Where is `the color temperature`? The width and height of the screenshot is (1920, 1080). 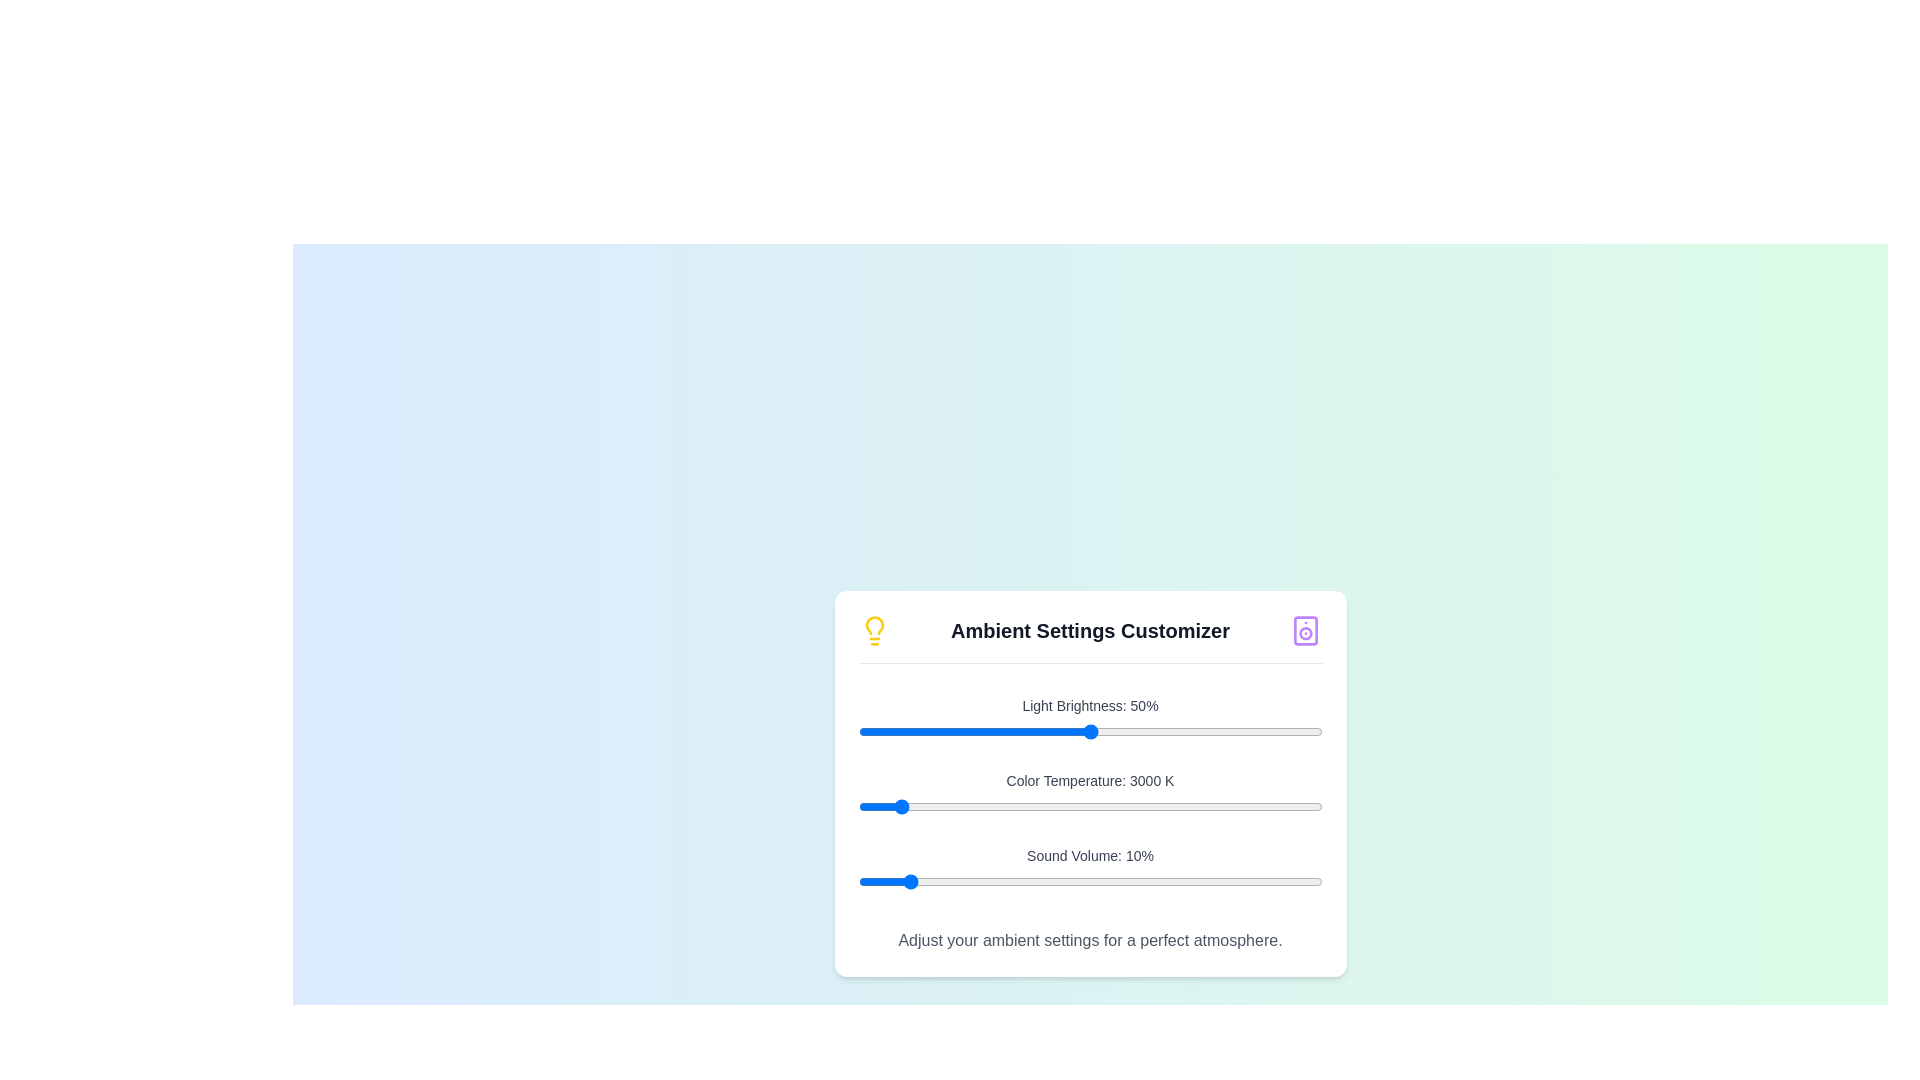 the color temperature is located at coordinates (1205, 805).